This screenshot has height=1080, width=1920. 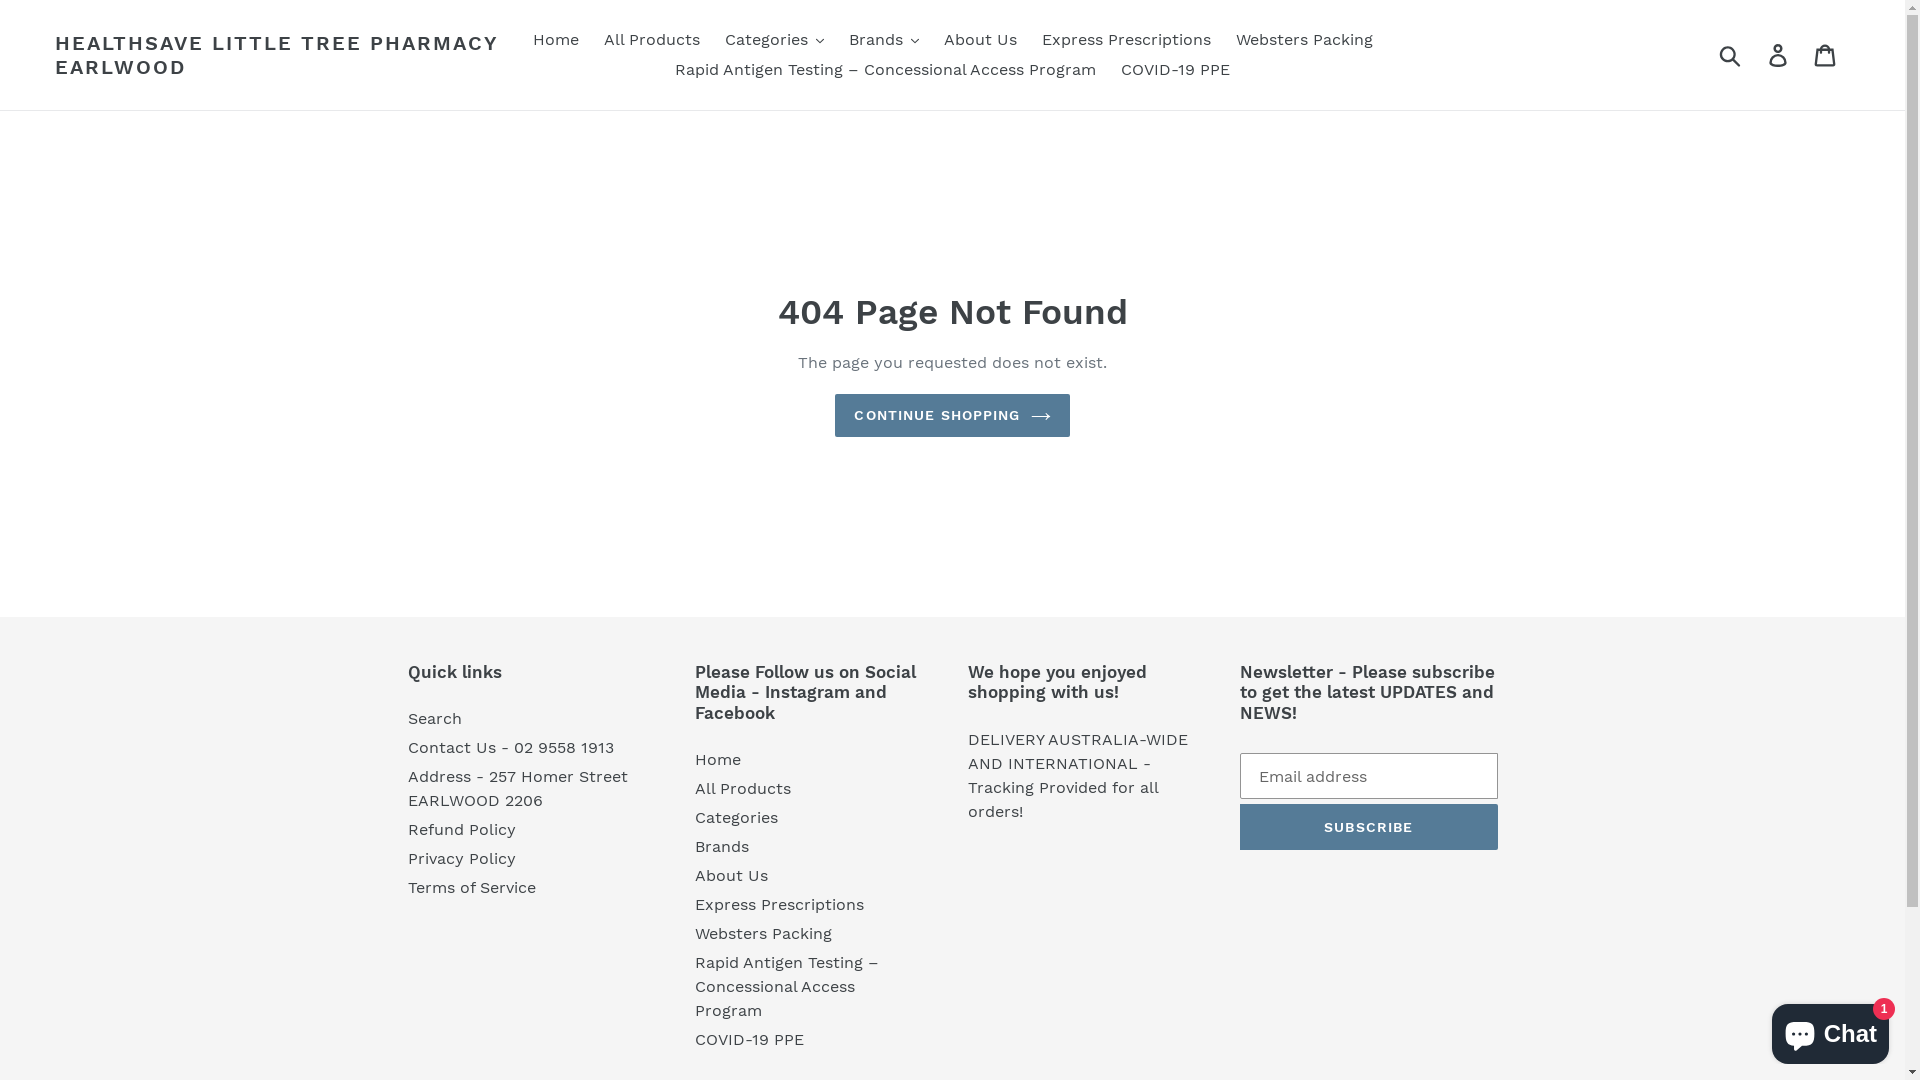 I want to click on 'SUBSCRIBE', so click(x=1238, y=826).